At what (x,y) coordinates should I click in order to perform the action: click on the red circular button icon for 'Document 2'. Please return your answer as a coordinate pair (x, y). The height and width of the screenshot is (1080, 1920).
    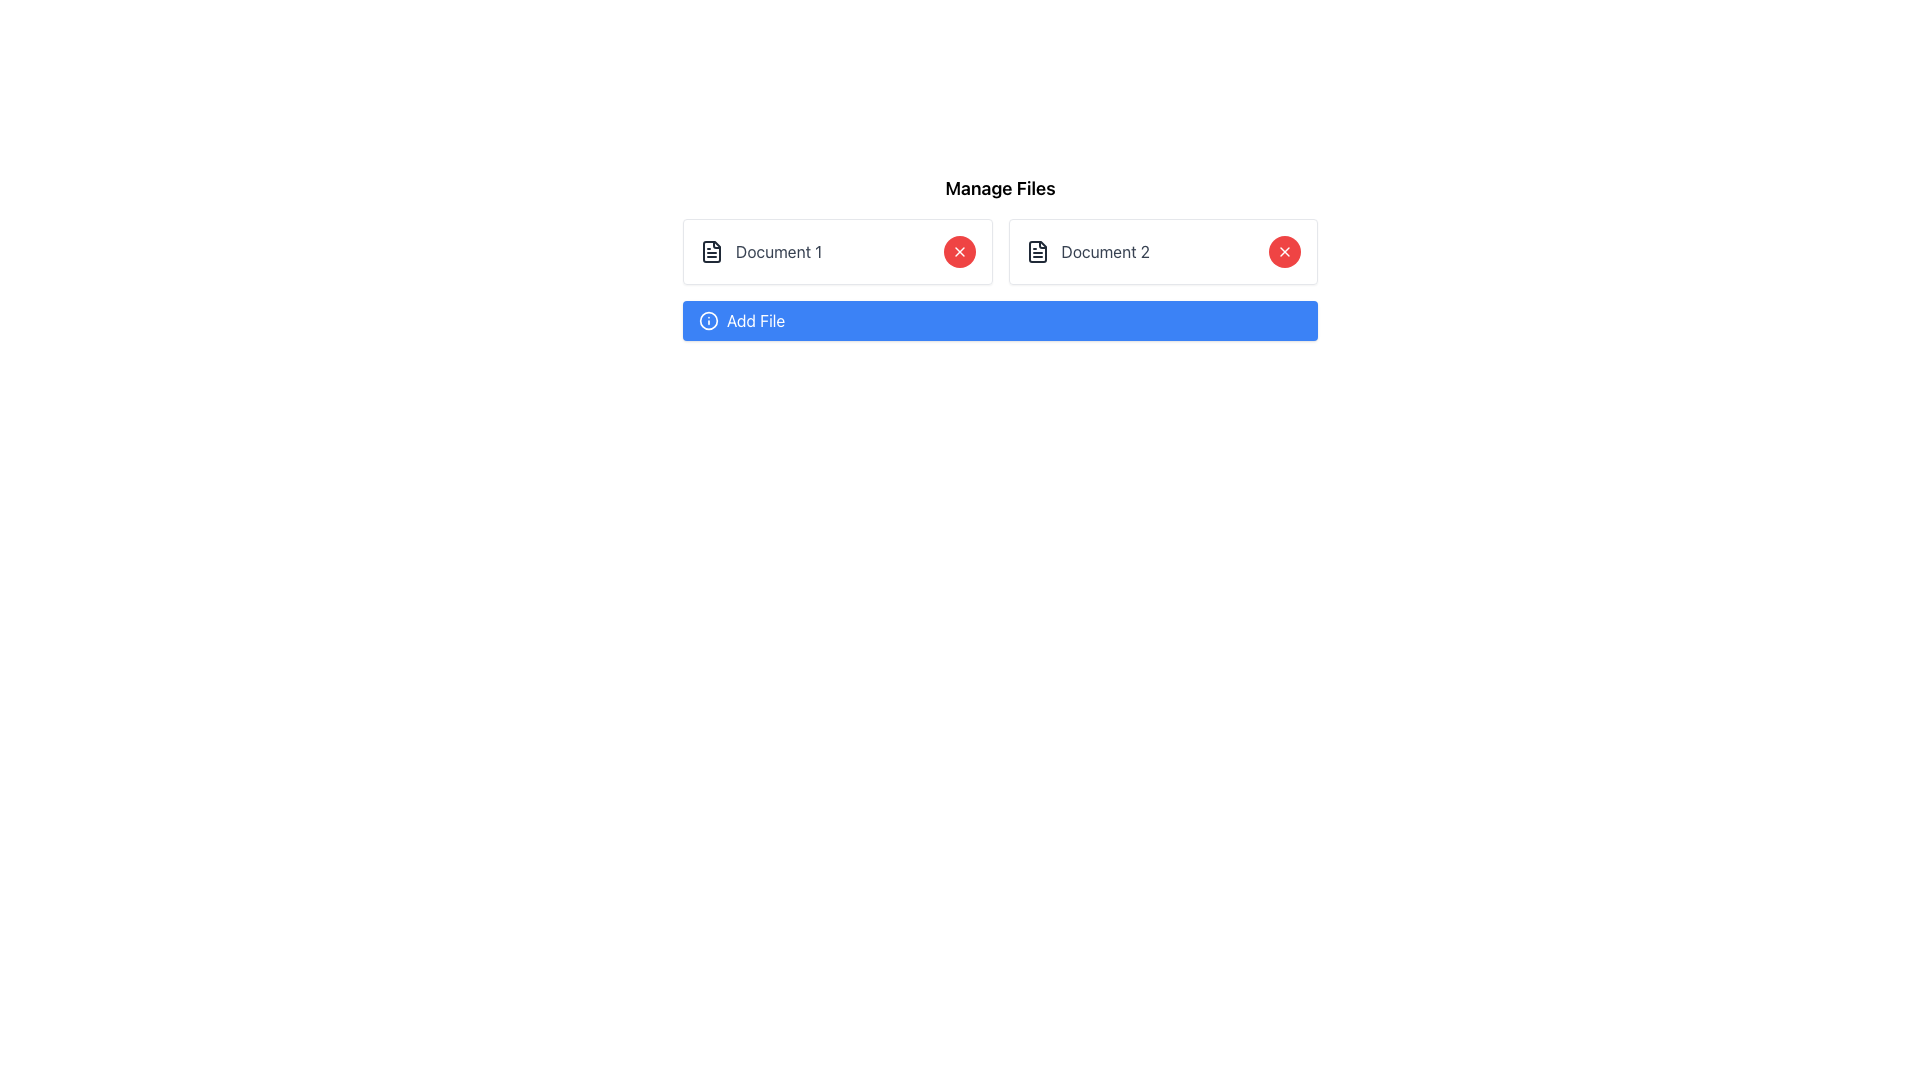
    Looking at the image, I should click on (958, 250).